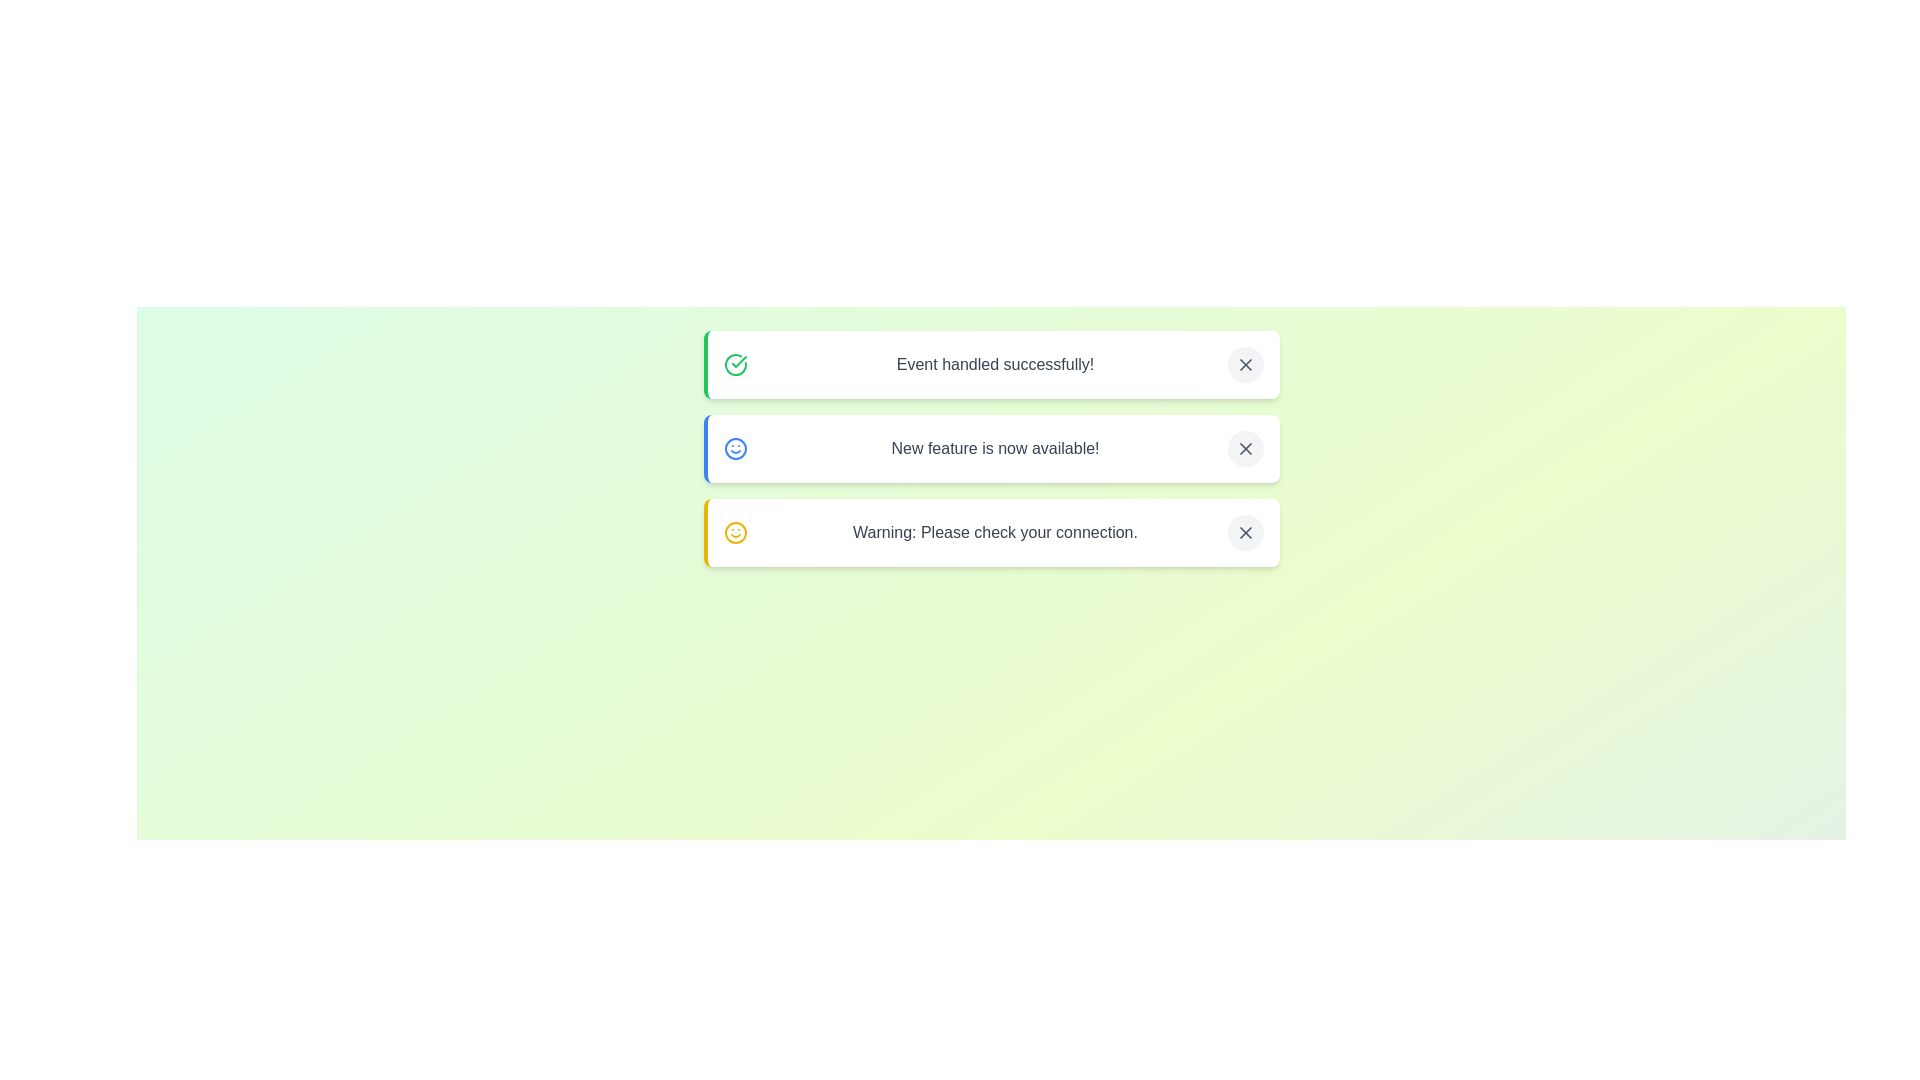  I want to click on the yellow smiley face icon located in the bottommost notification panel, adjacent to the text 'Warning: Please check your connection.', so click(734, 531).